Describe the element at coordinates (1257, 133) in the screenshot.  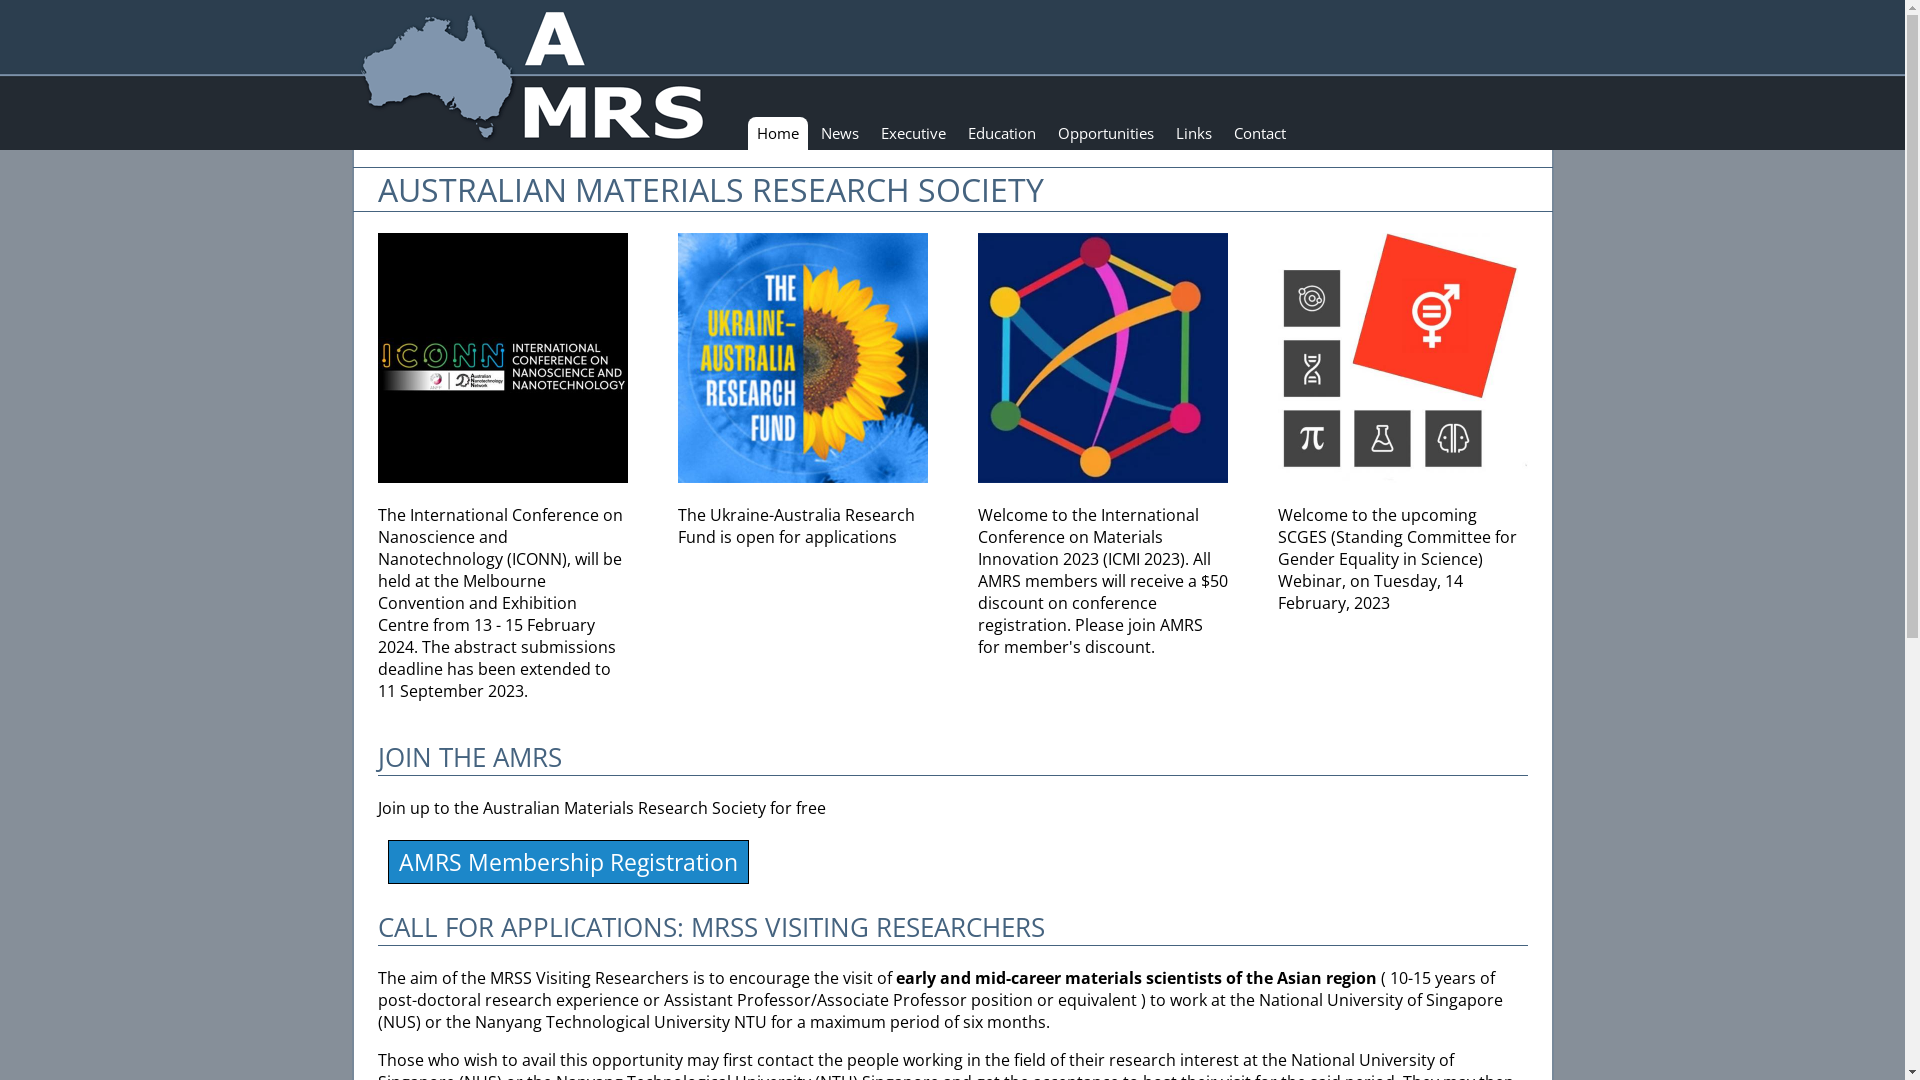
I see `'Contact'` at that location.